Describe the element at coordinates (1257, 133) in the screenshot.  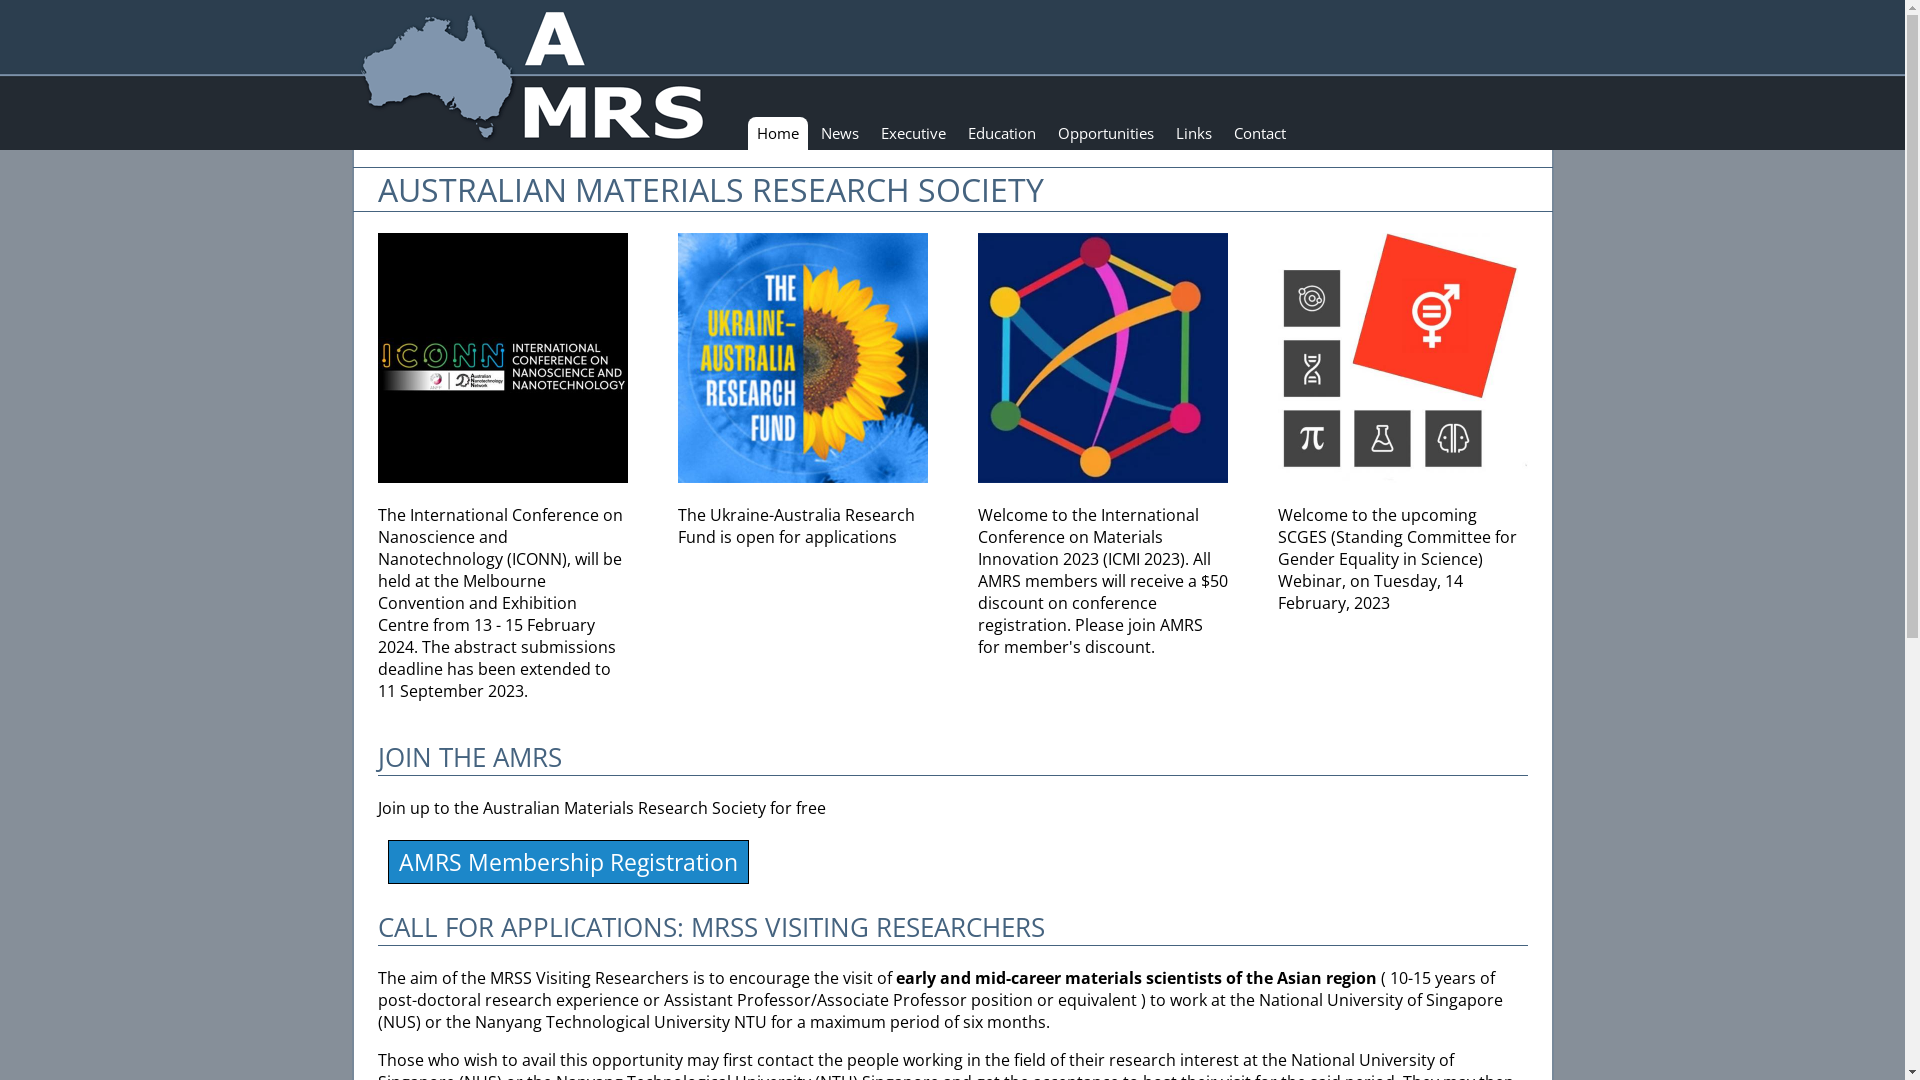
I see `'Contact'` at that location.